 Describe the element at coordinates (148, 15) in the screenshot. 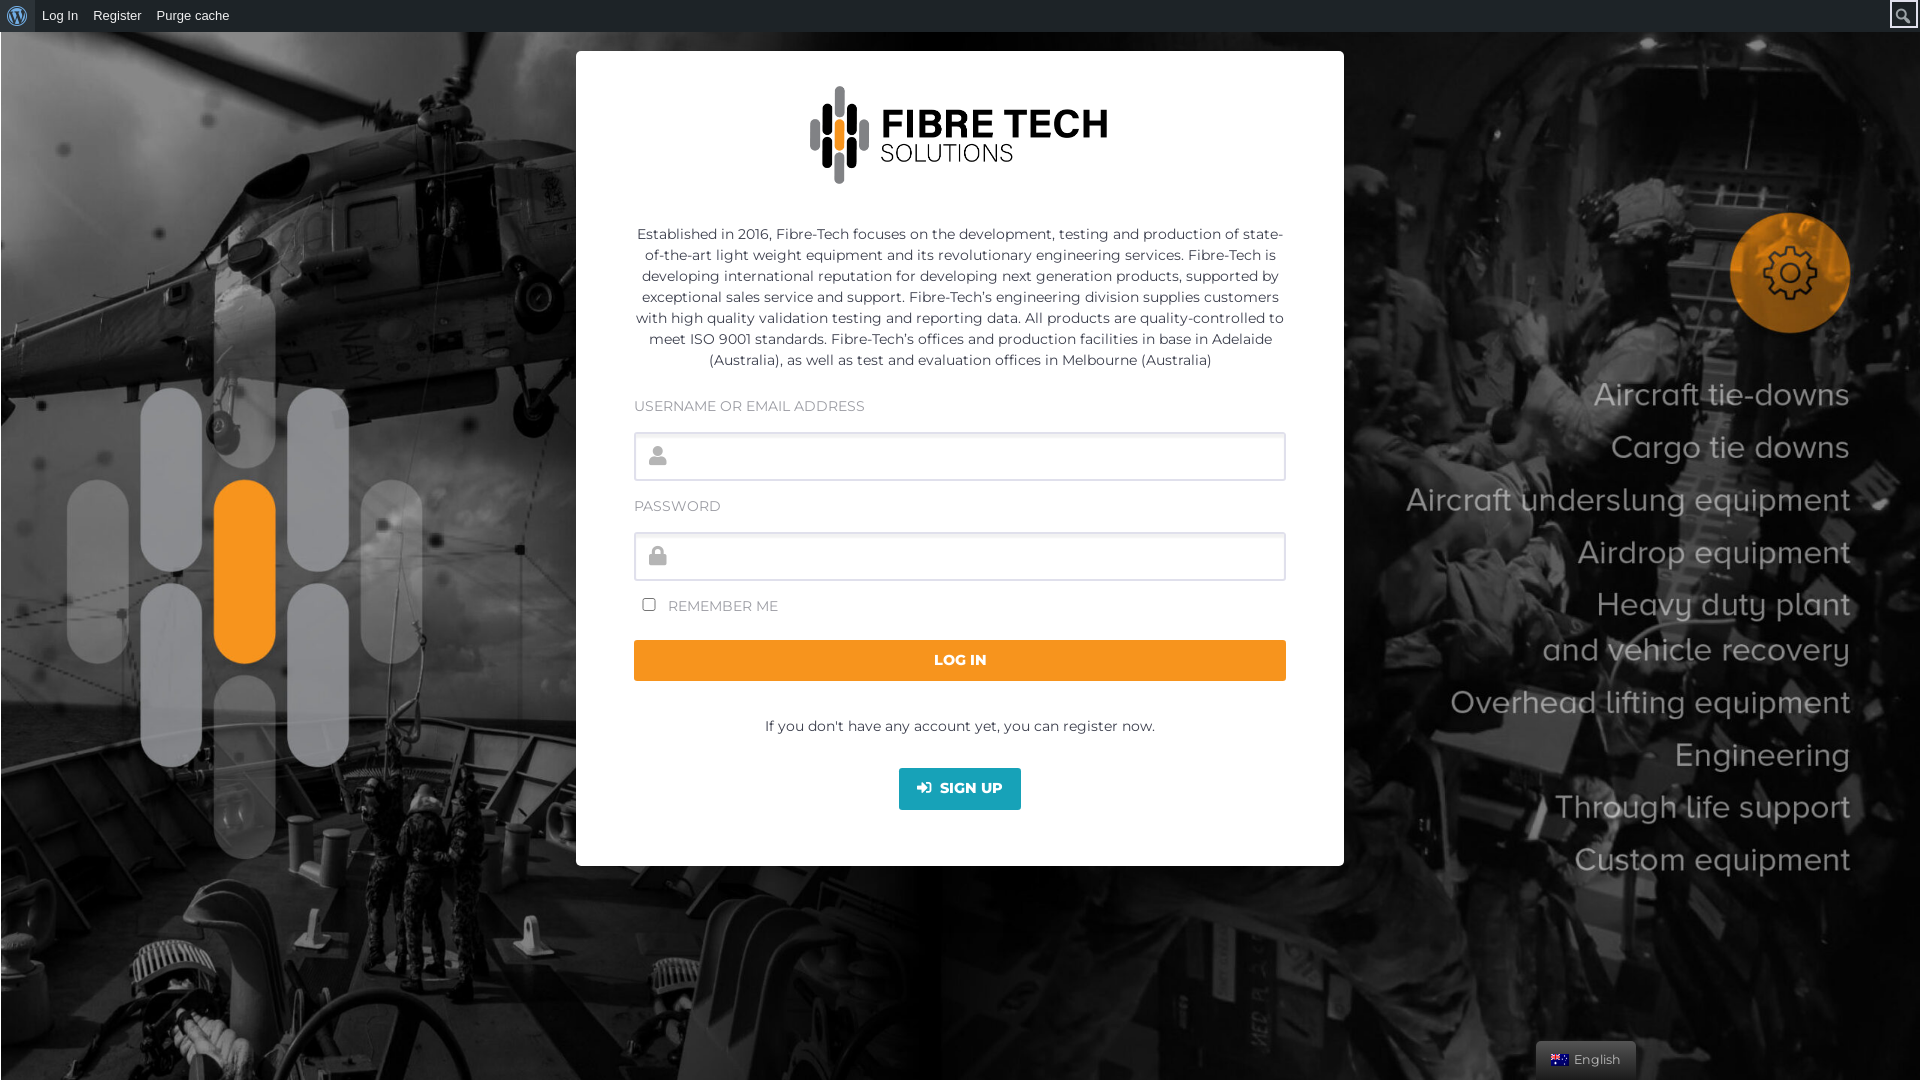

I see `'Purge cache'` at that location.